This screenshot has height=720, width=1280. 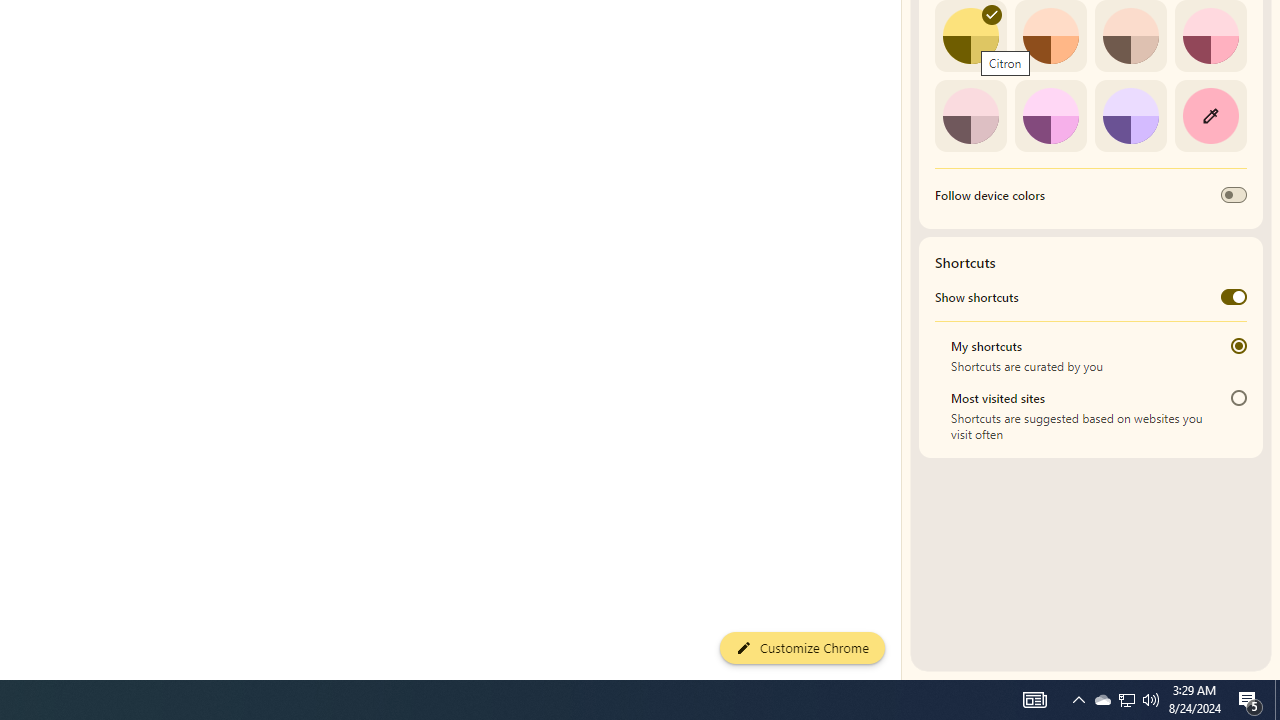 I want to click on 'Rose', so click(x=1209, y=36).